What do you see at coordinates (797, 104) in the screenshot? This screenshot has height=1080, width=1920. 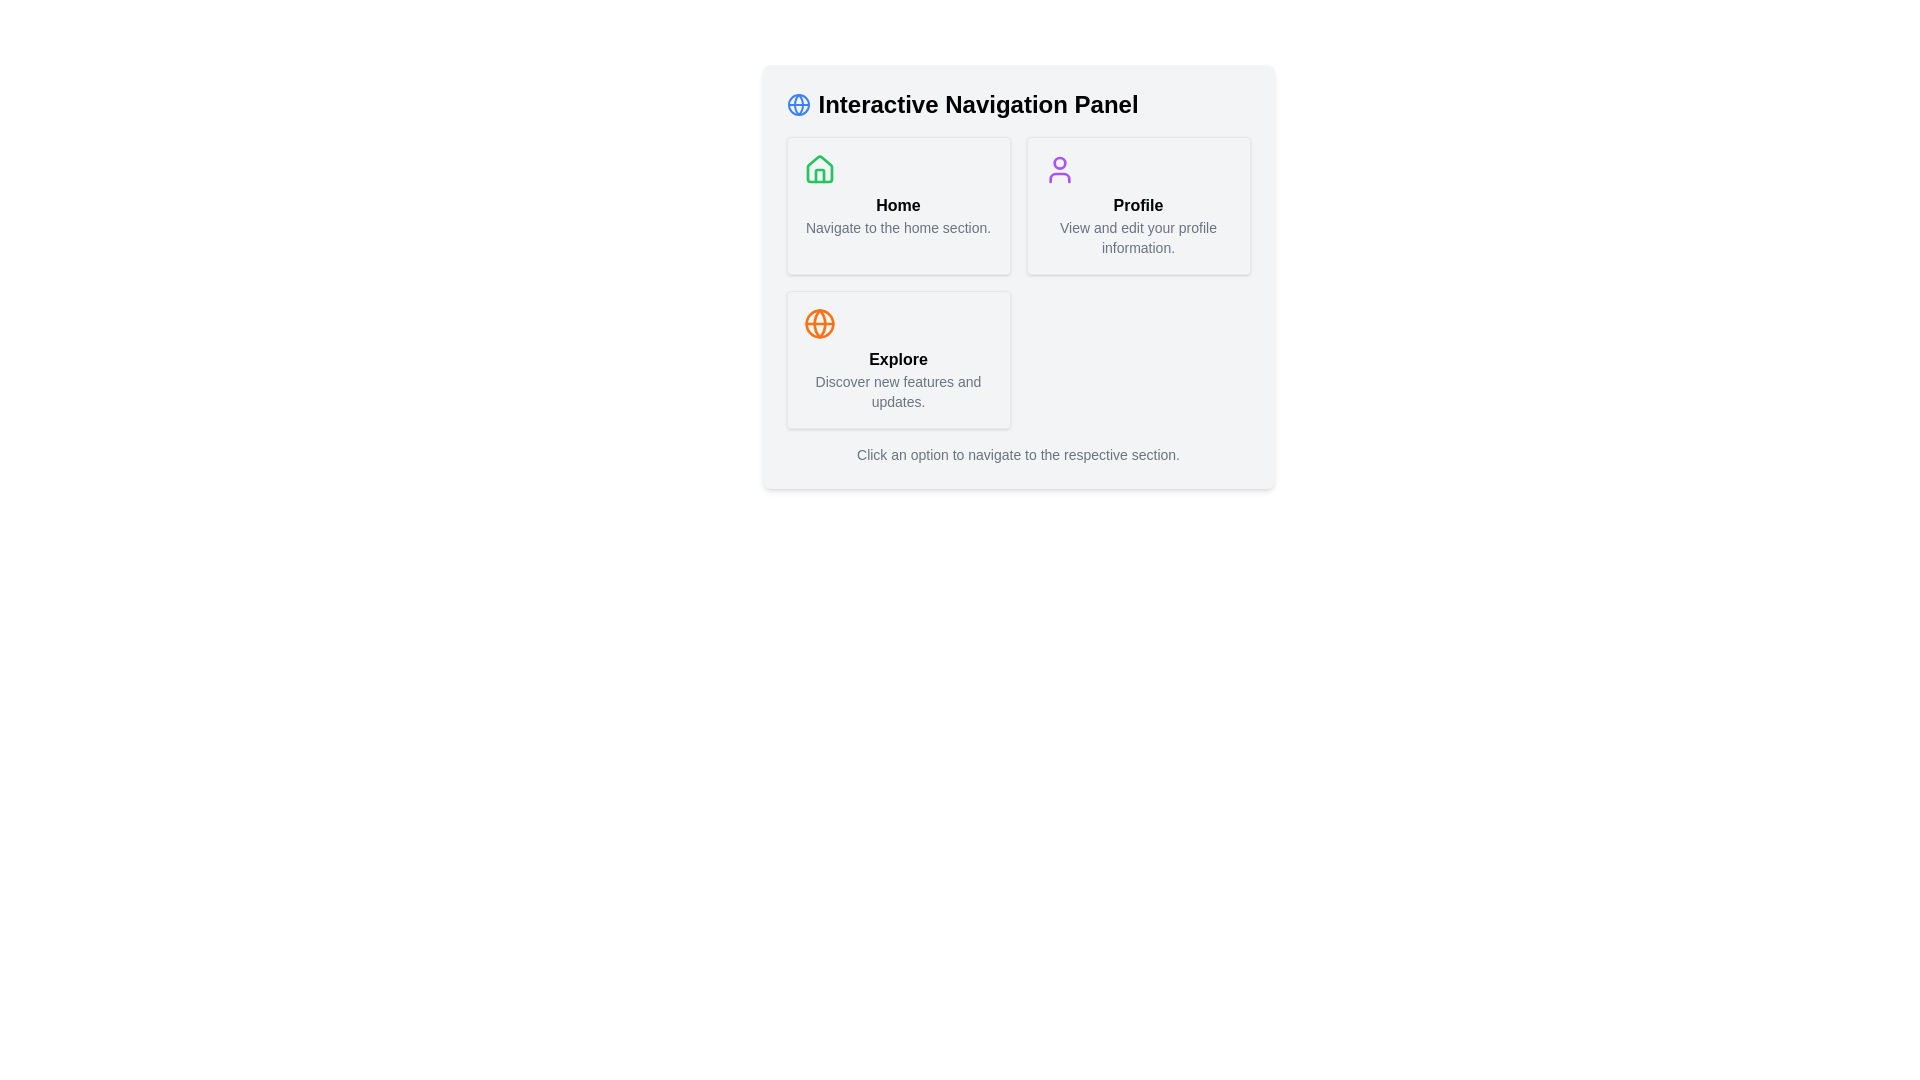 I see `the central circular part of the blue globe icon in the 'Explore' section of the navigation panel, which visually represents global features` at bounding box center [797, 104].